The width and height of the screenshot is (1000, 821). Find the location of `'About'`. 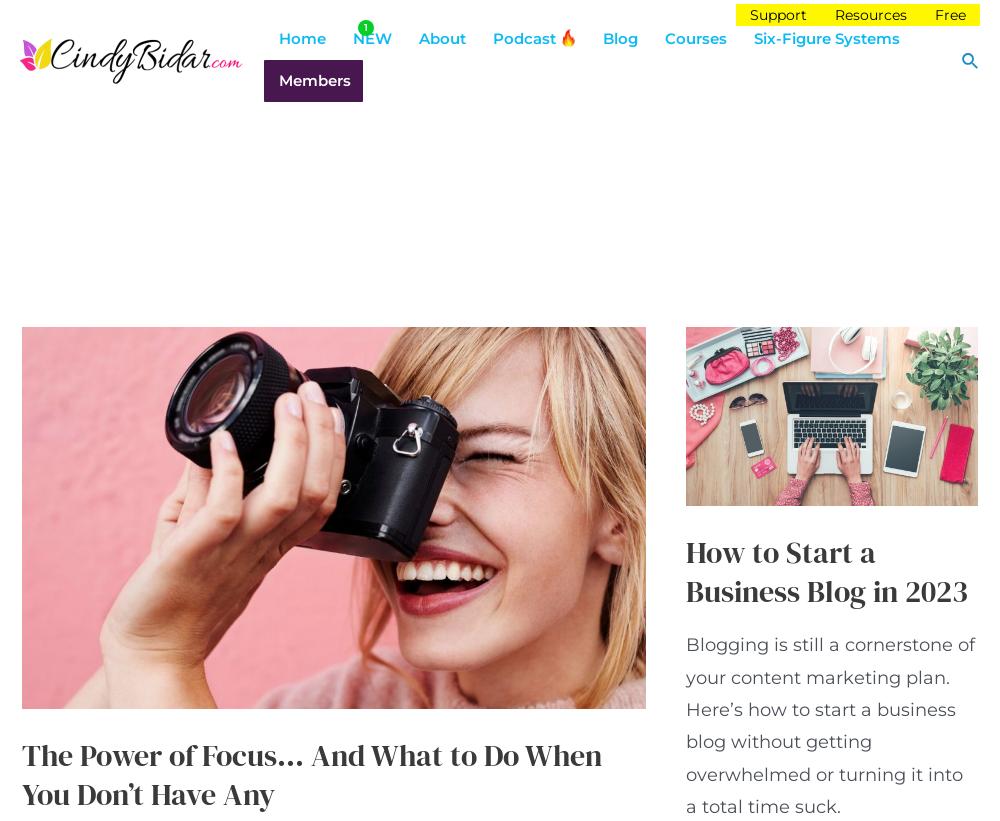

'About' is located at coordinates (441, 37).